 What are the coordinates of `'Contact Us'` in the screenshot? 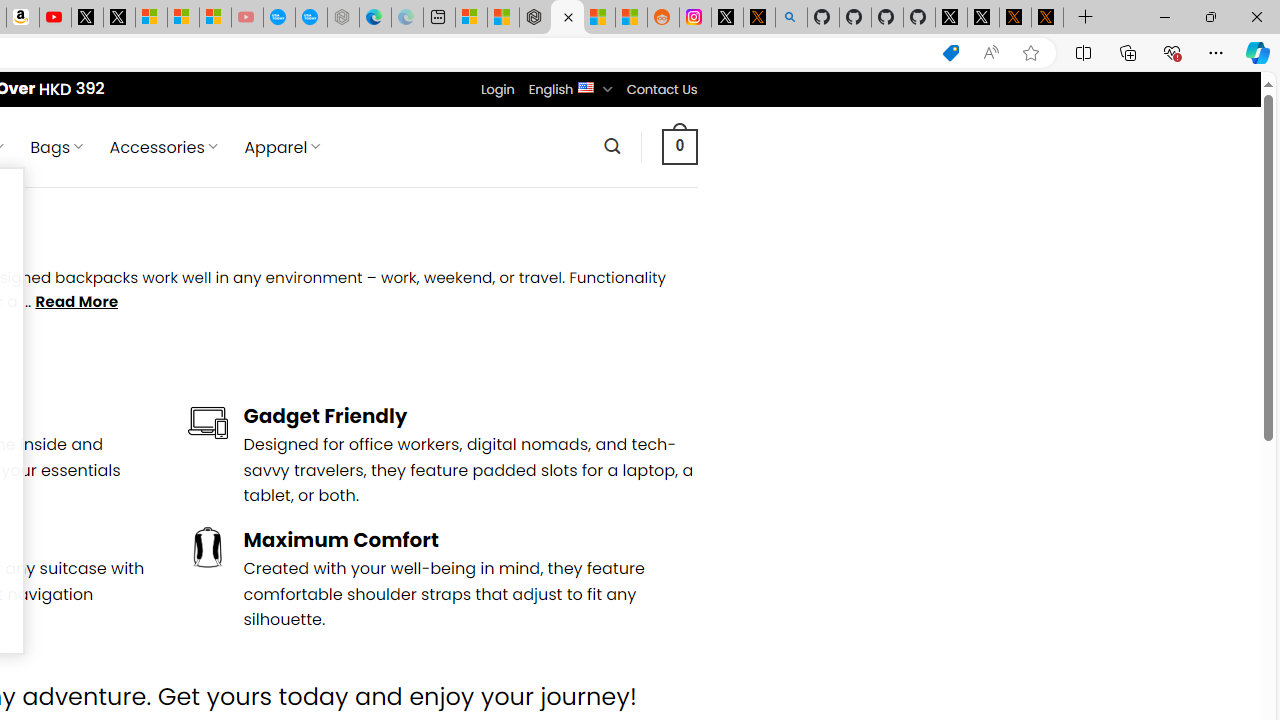 It's located at (661, 88).